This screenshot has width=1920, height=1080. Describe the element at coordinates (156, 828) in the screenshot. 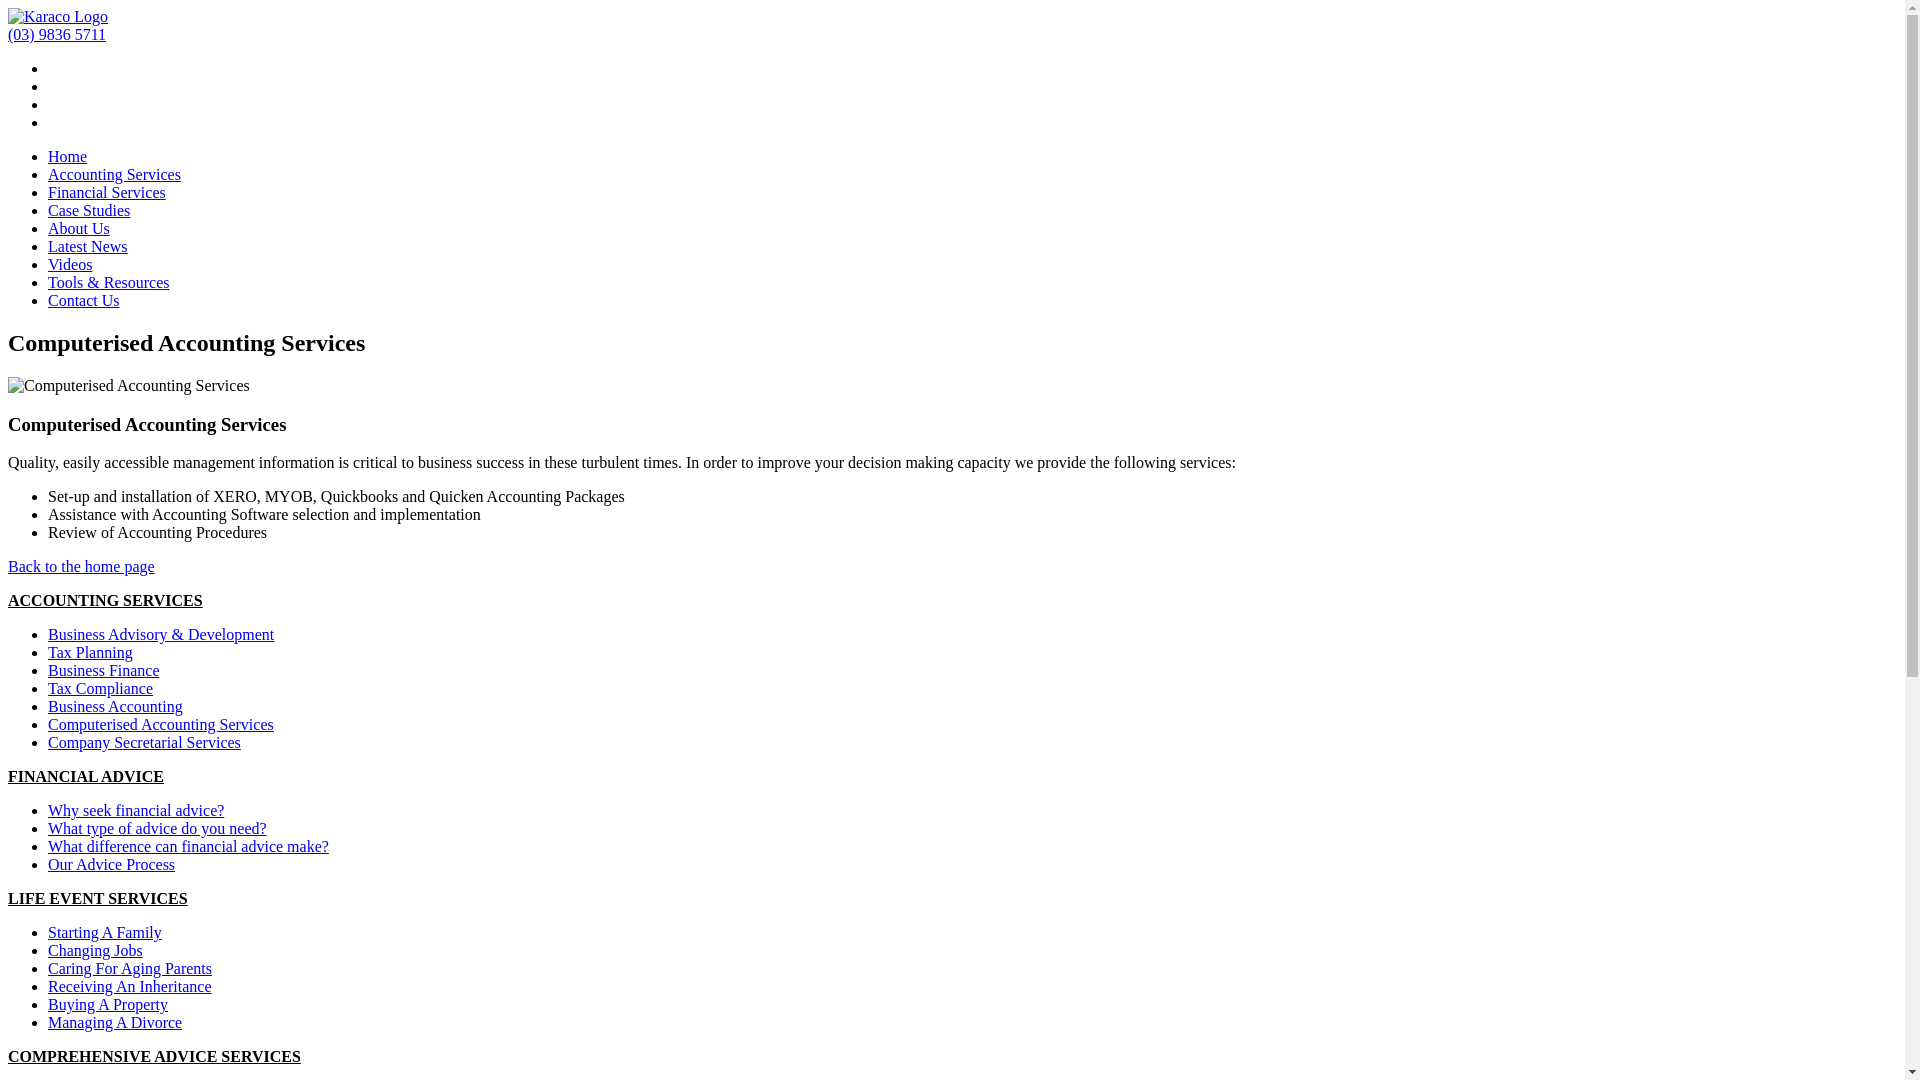

I see `'What type of advice do you need?'` at that location.